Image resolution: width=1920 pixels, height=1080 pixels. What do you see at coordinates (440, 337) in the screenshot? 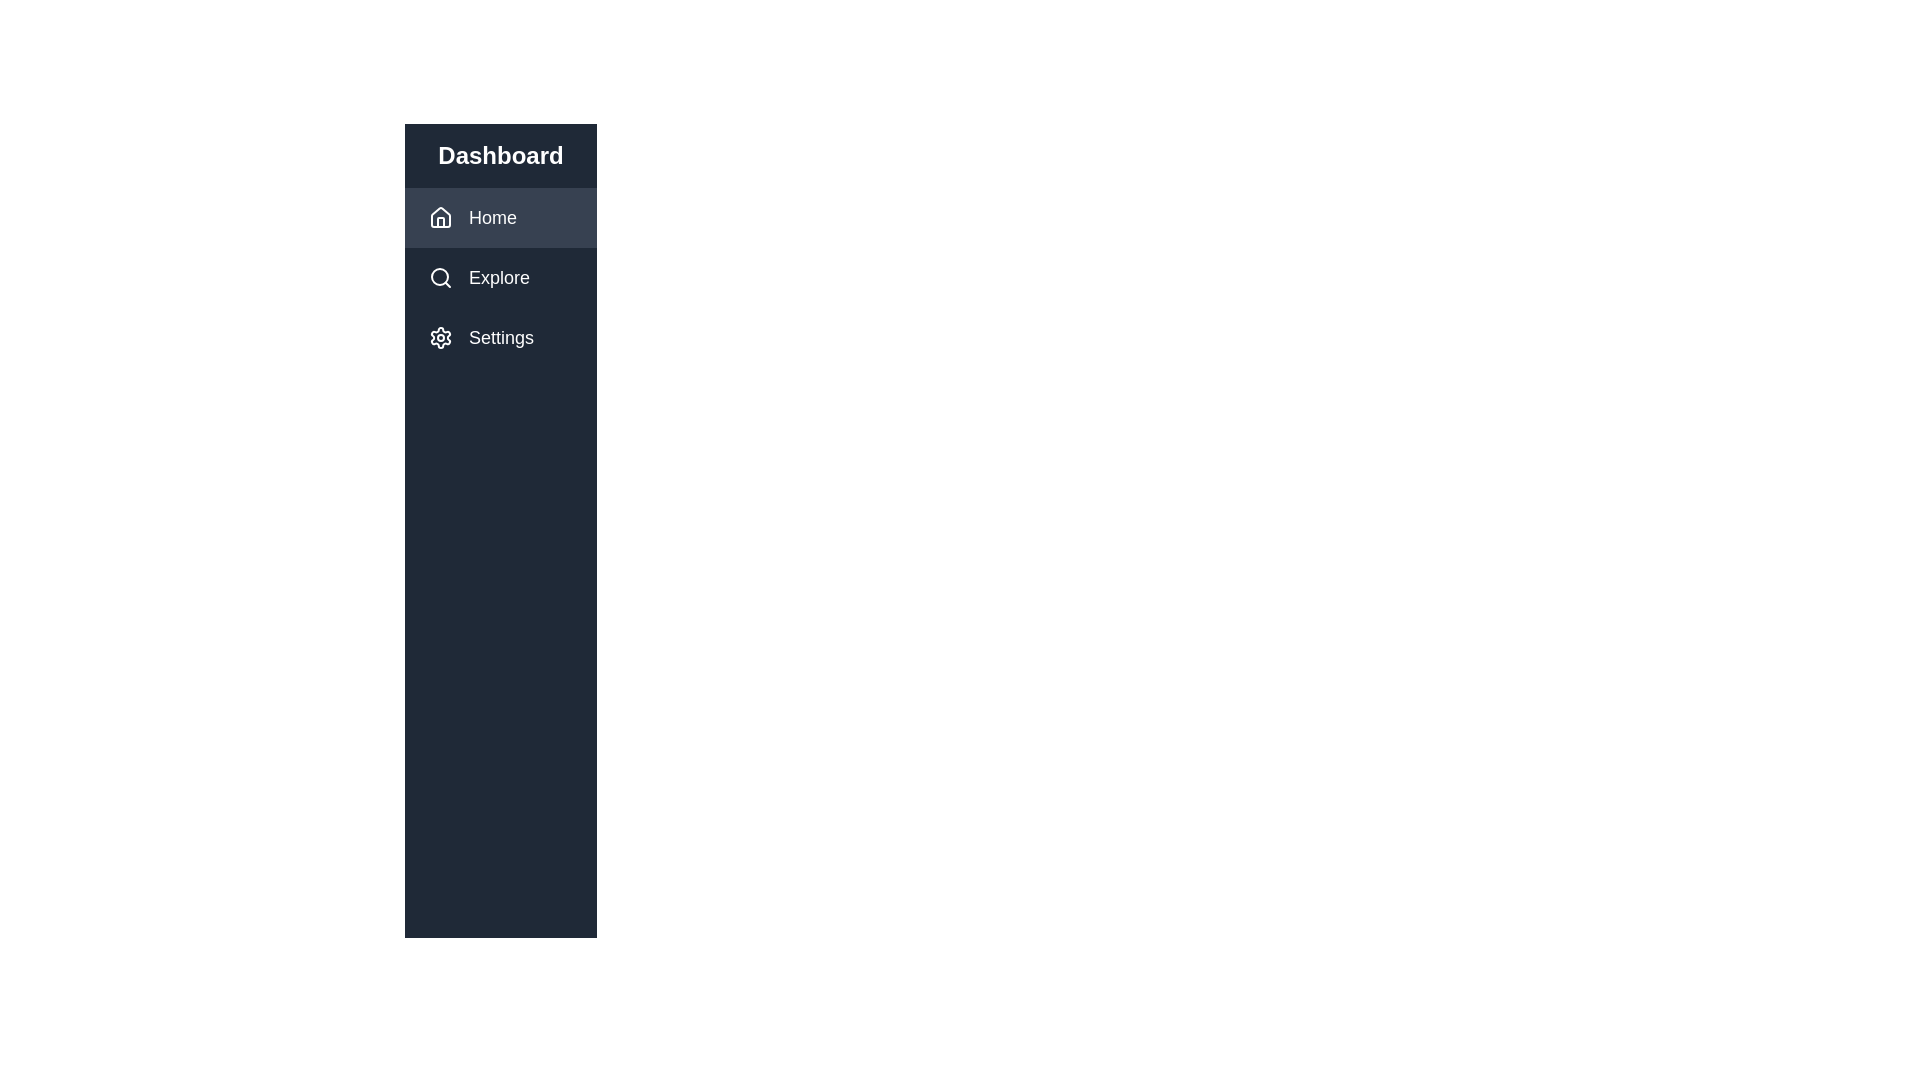
I see `the gear-shaped icon for settings, located at the bottom of the sidebar` at bounding box center [440, 337].